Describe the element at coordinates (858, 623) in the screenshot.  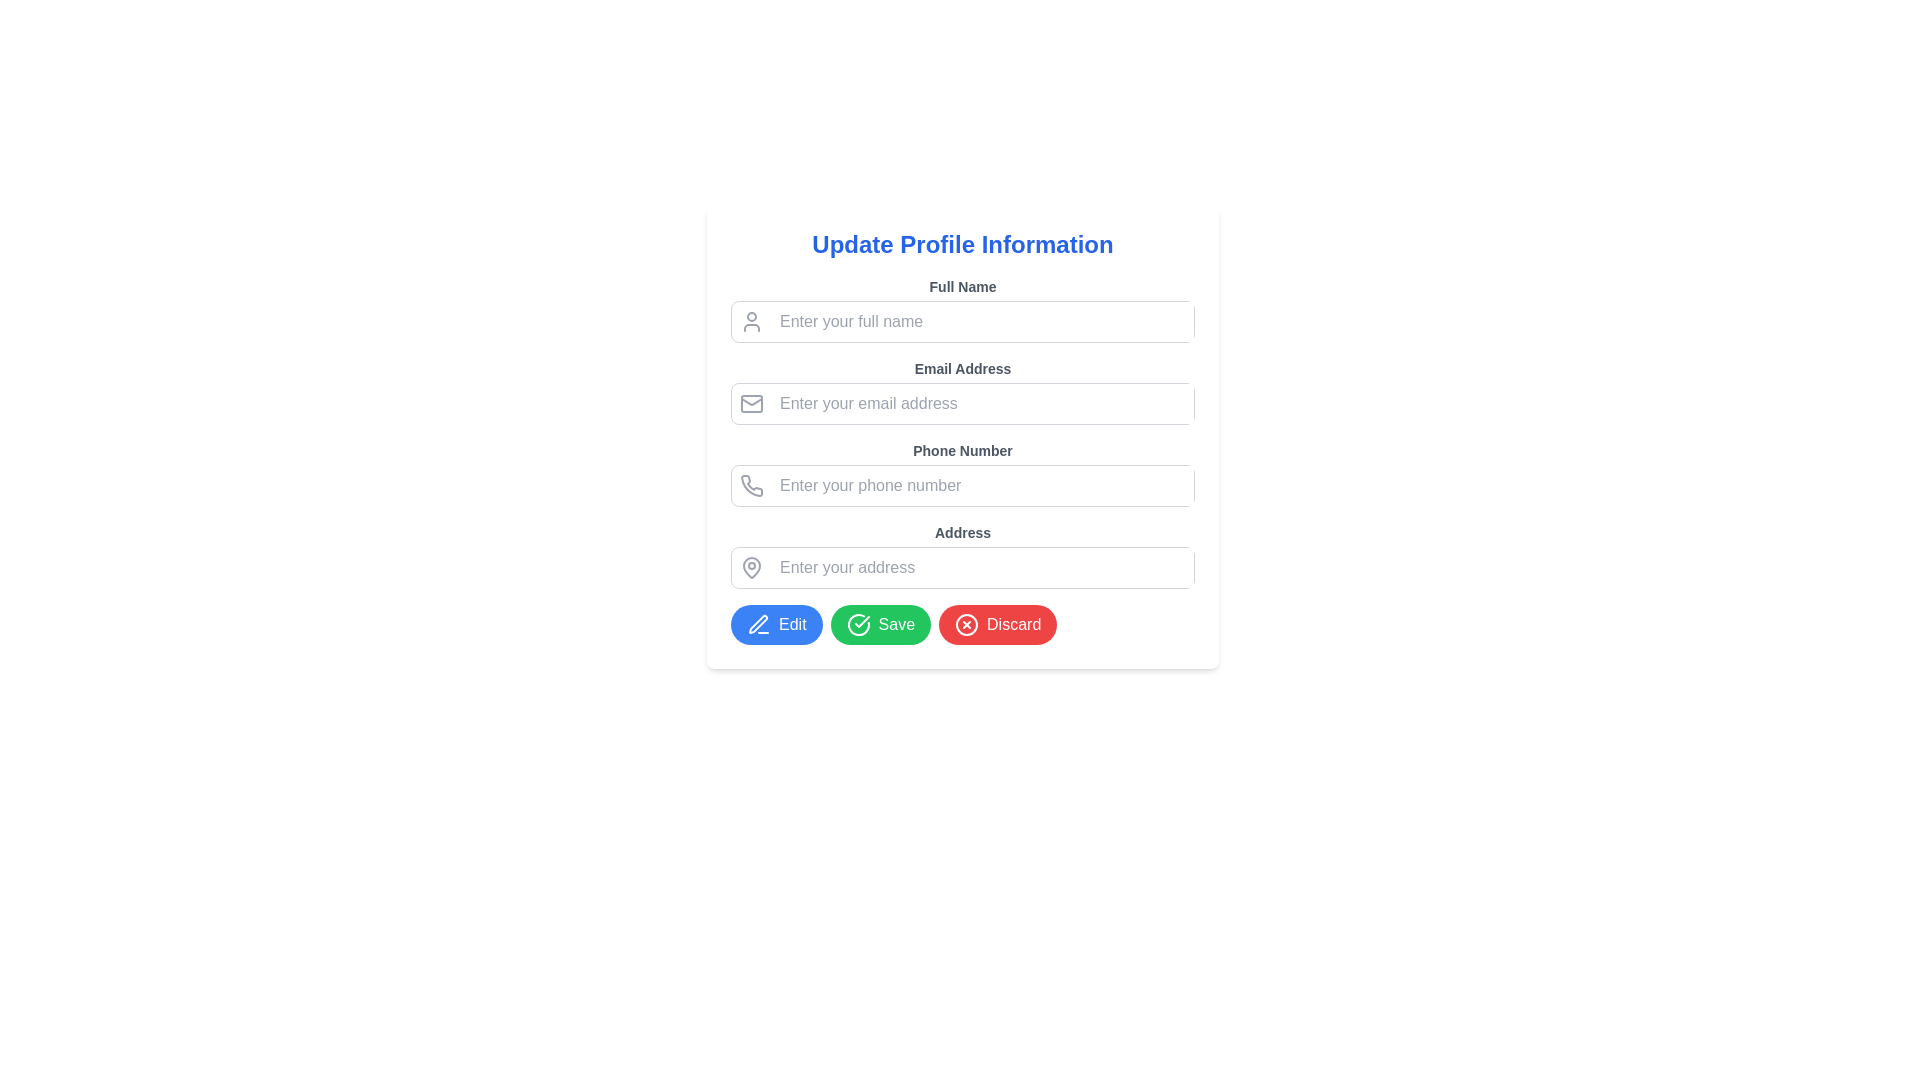
I see `properties of the circular checkmark icon located to the left of the 'Save' button, which is part of the button's visual composition` at that location.